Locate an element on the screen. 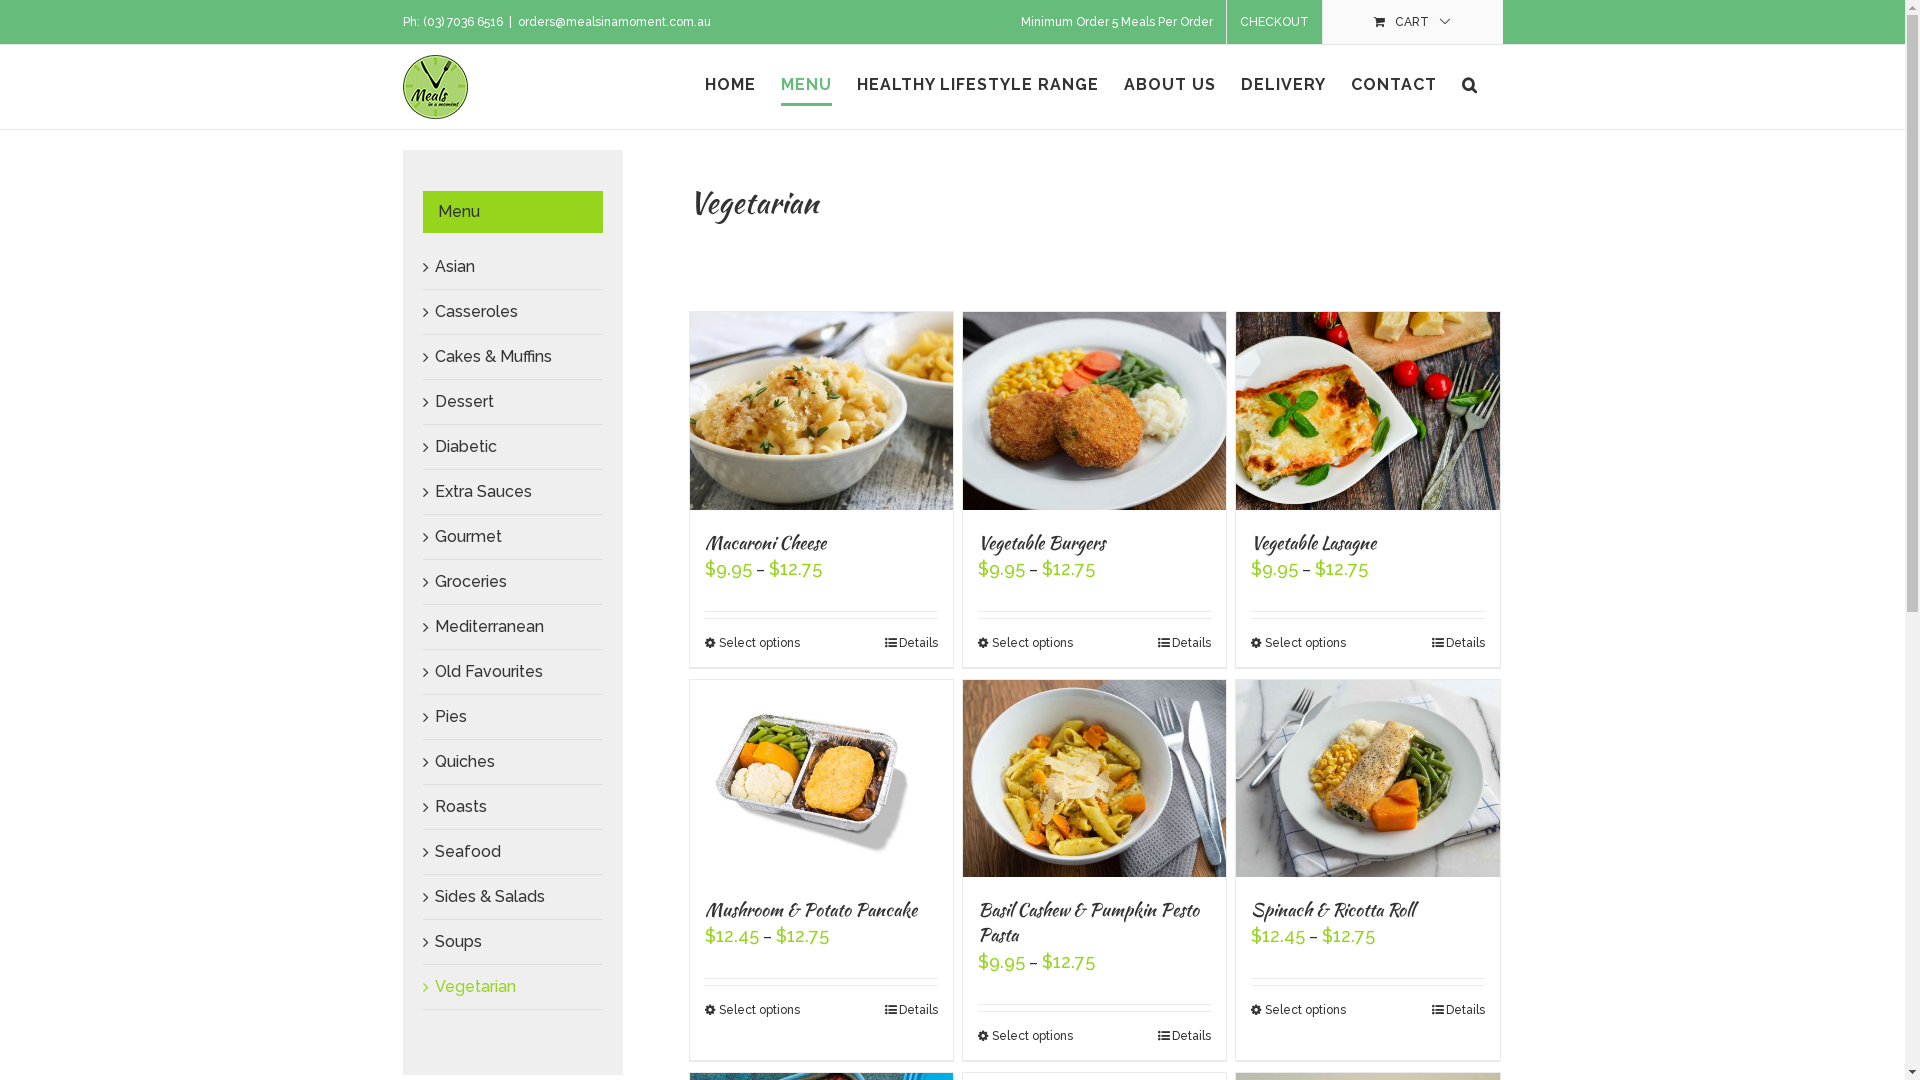 Image resolution: width=1920 pixels, height=1080 pixels. 'Spinach & Ricotta Roll' is located at coordinates (1332, 909).